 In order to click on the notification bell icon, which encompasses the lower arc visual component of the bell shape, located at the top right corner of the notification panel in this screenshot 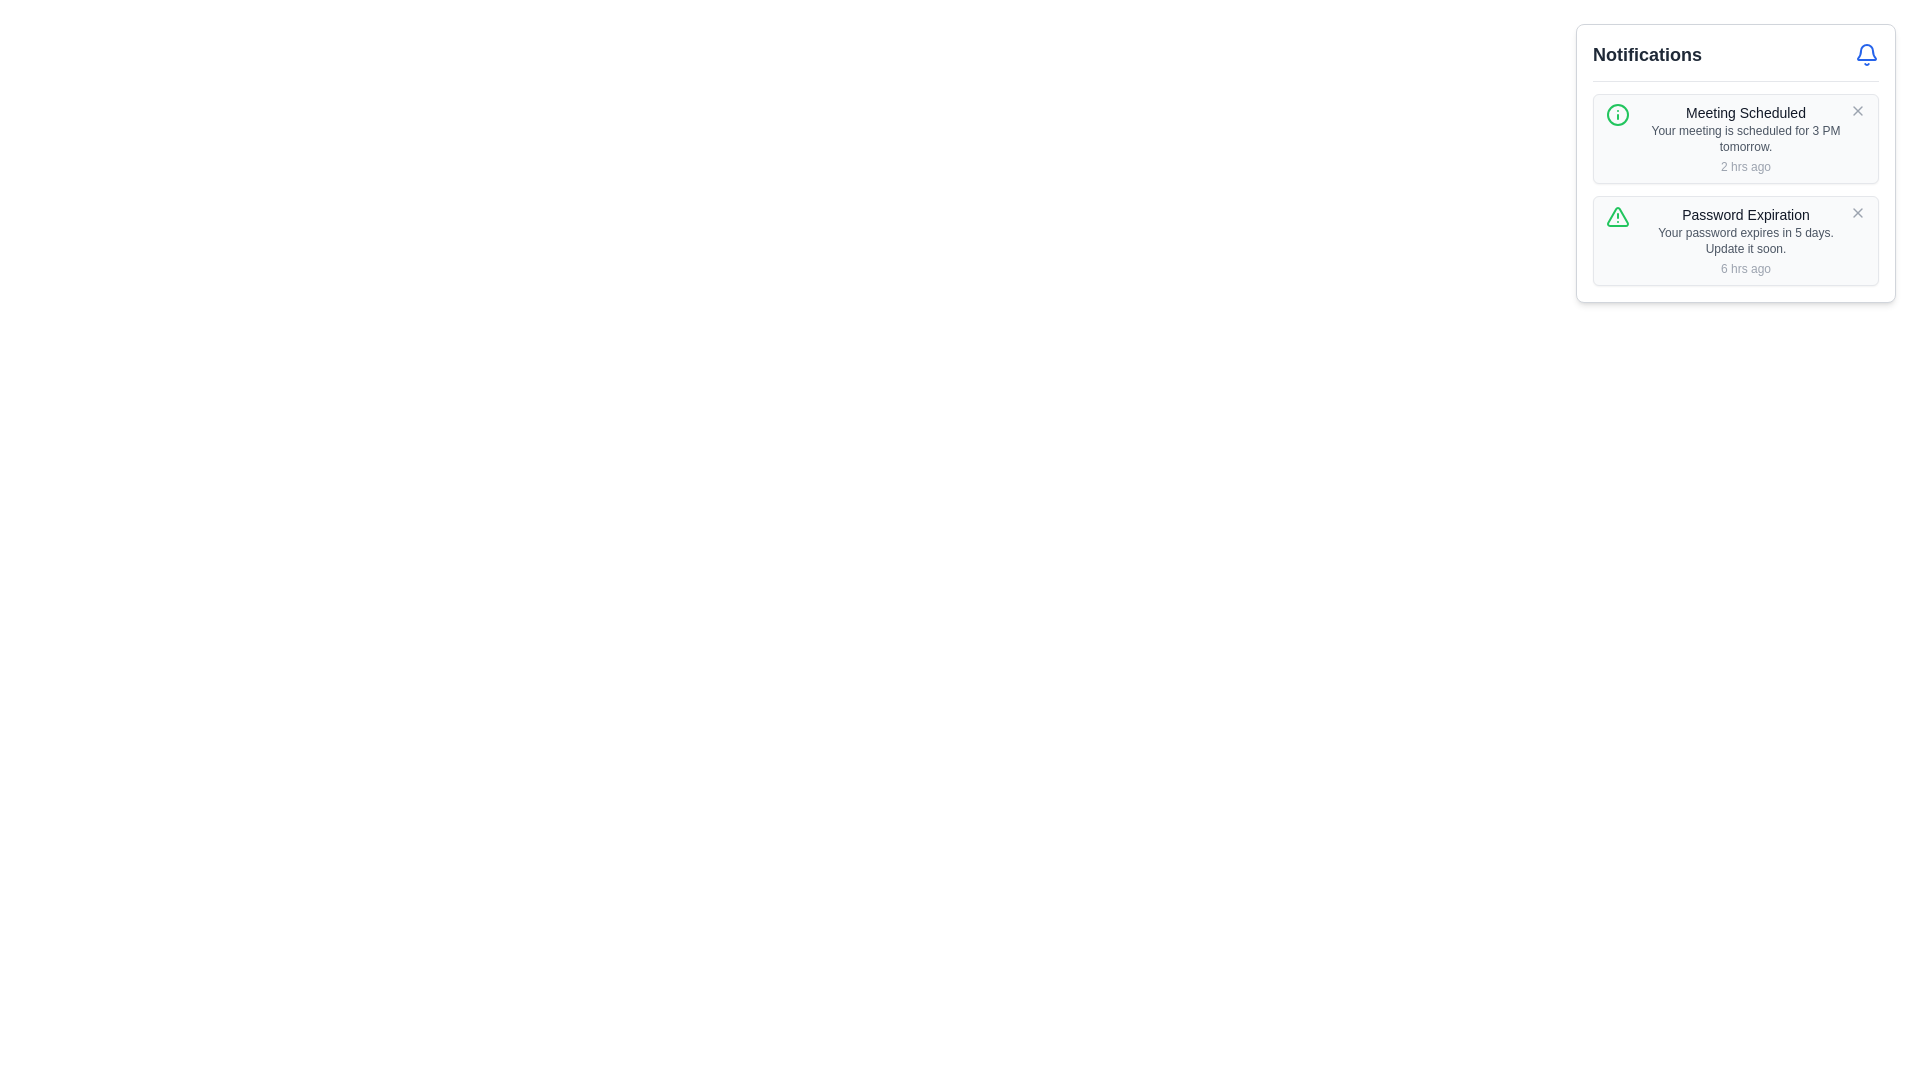, I will do `click(1866, 51)`.